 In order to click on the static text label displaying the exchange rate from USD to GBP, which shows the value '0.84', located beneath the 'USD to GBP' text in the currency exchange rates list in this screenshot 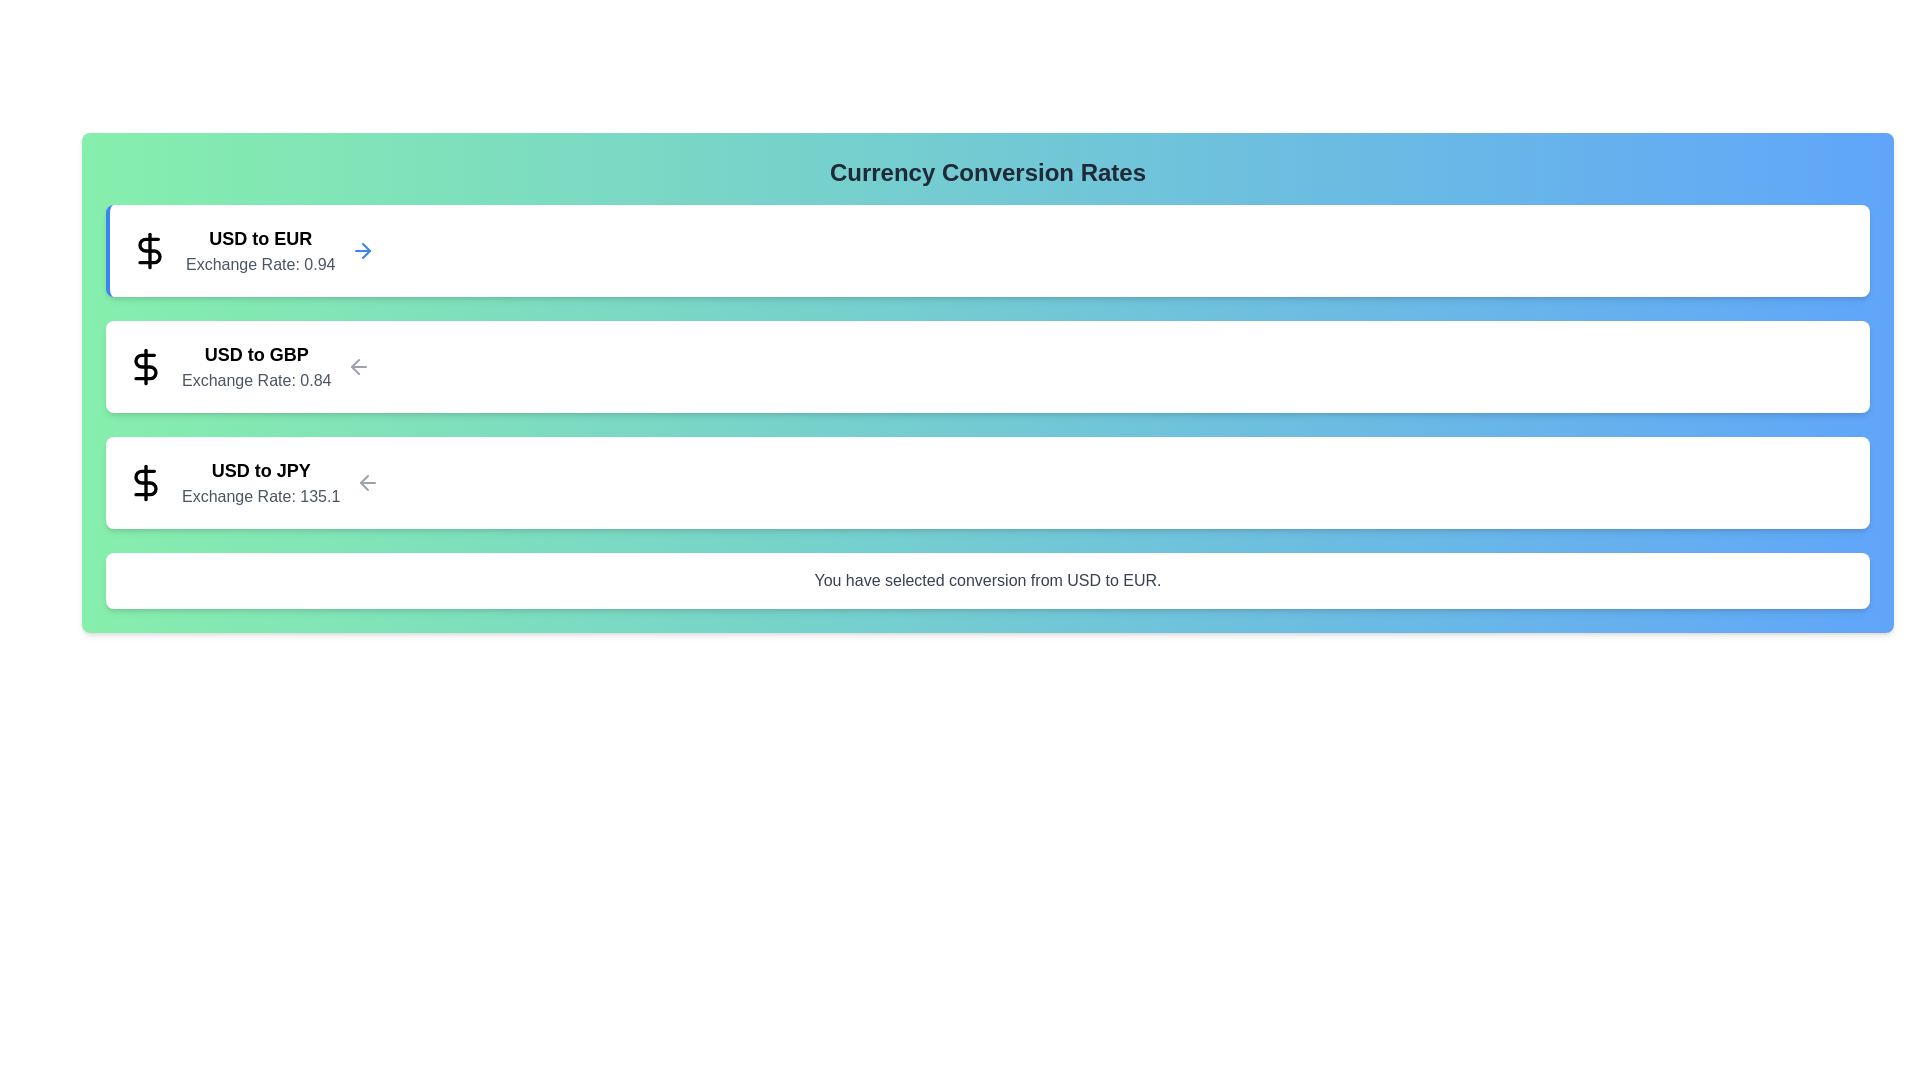, I will do `click(255, 381)`.